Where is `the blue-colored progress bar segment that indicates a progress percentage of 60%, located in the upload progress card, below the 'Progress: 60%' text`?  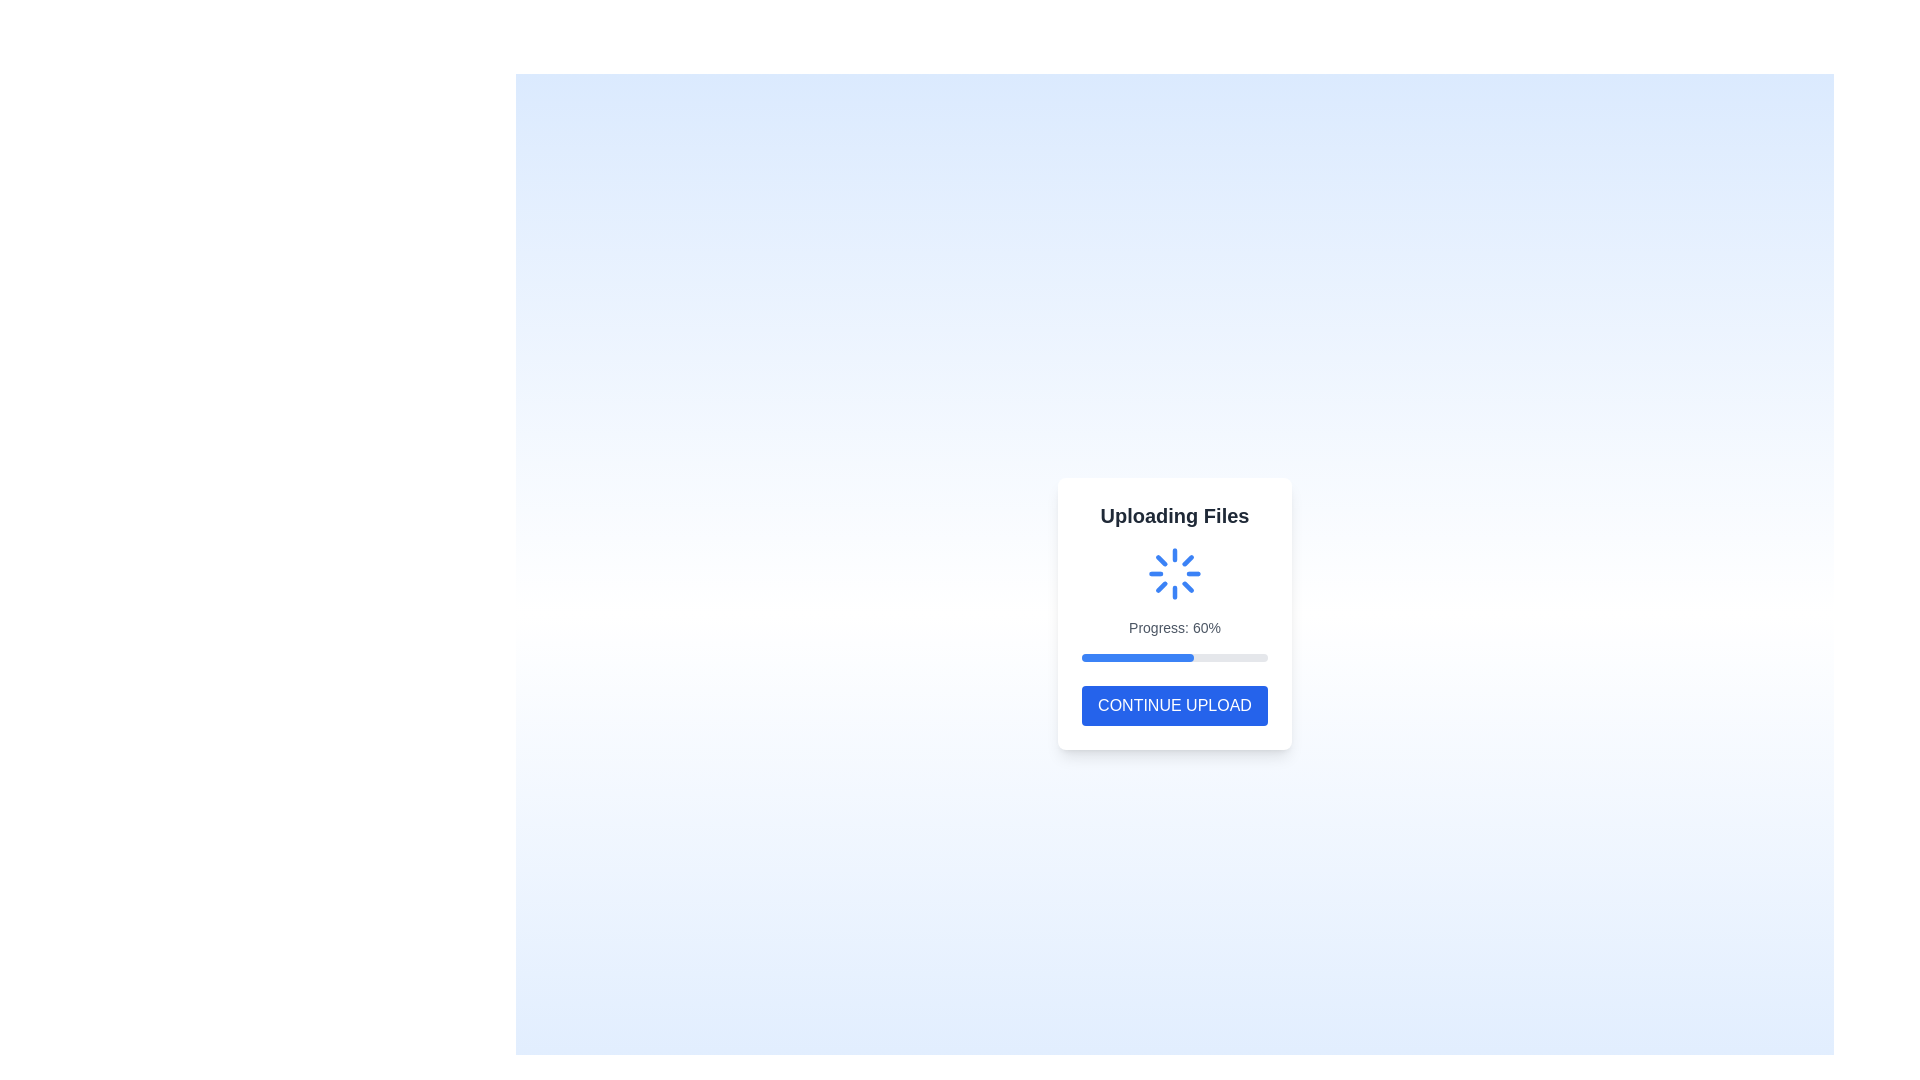 the blue-colored progress bar segment that indicates a progress percentage of 60%, located in the upload progress card, below the 'Progress: 60%' text is located at coordinates (1137, 658).